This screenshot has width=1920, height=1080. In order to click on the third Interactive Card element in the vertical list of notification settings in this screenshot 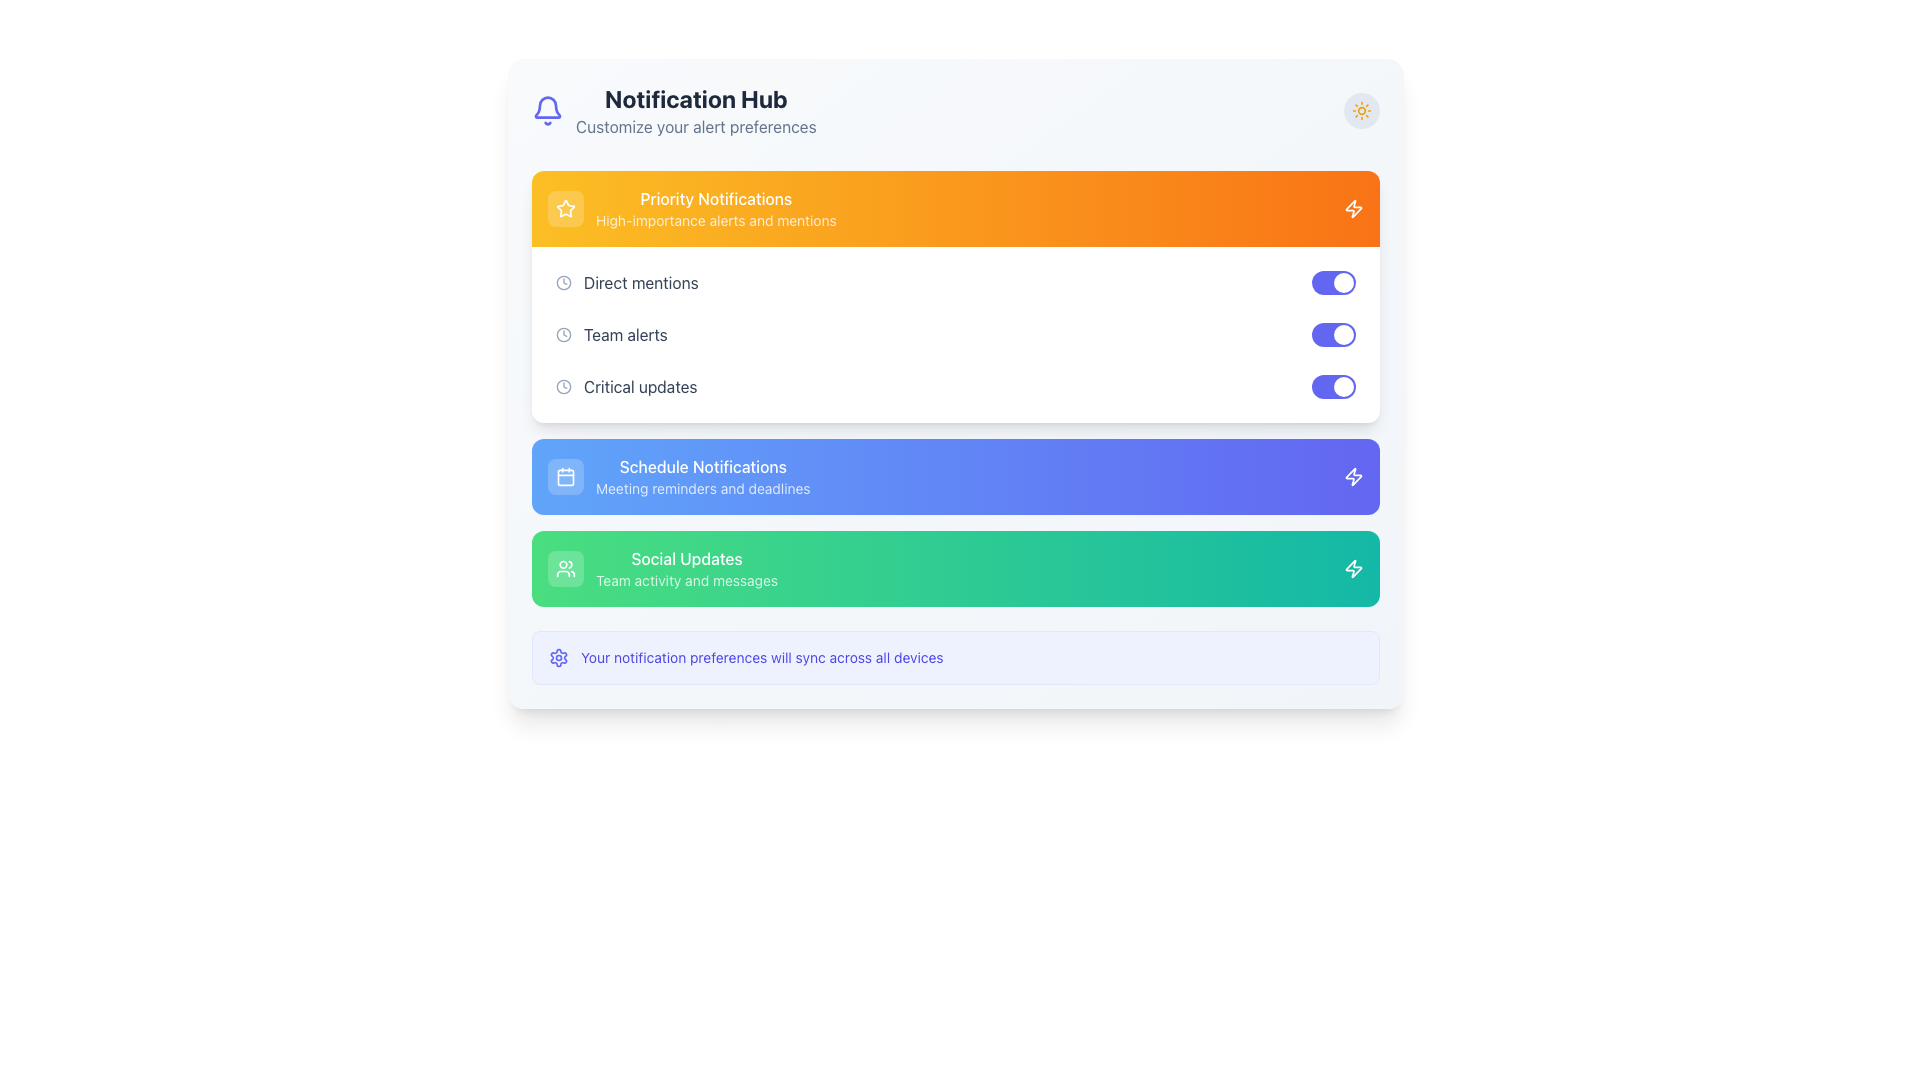, I will do `click(954, 569)`.